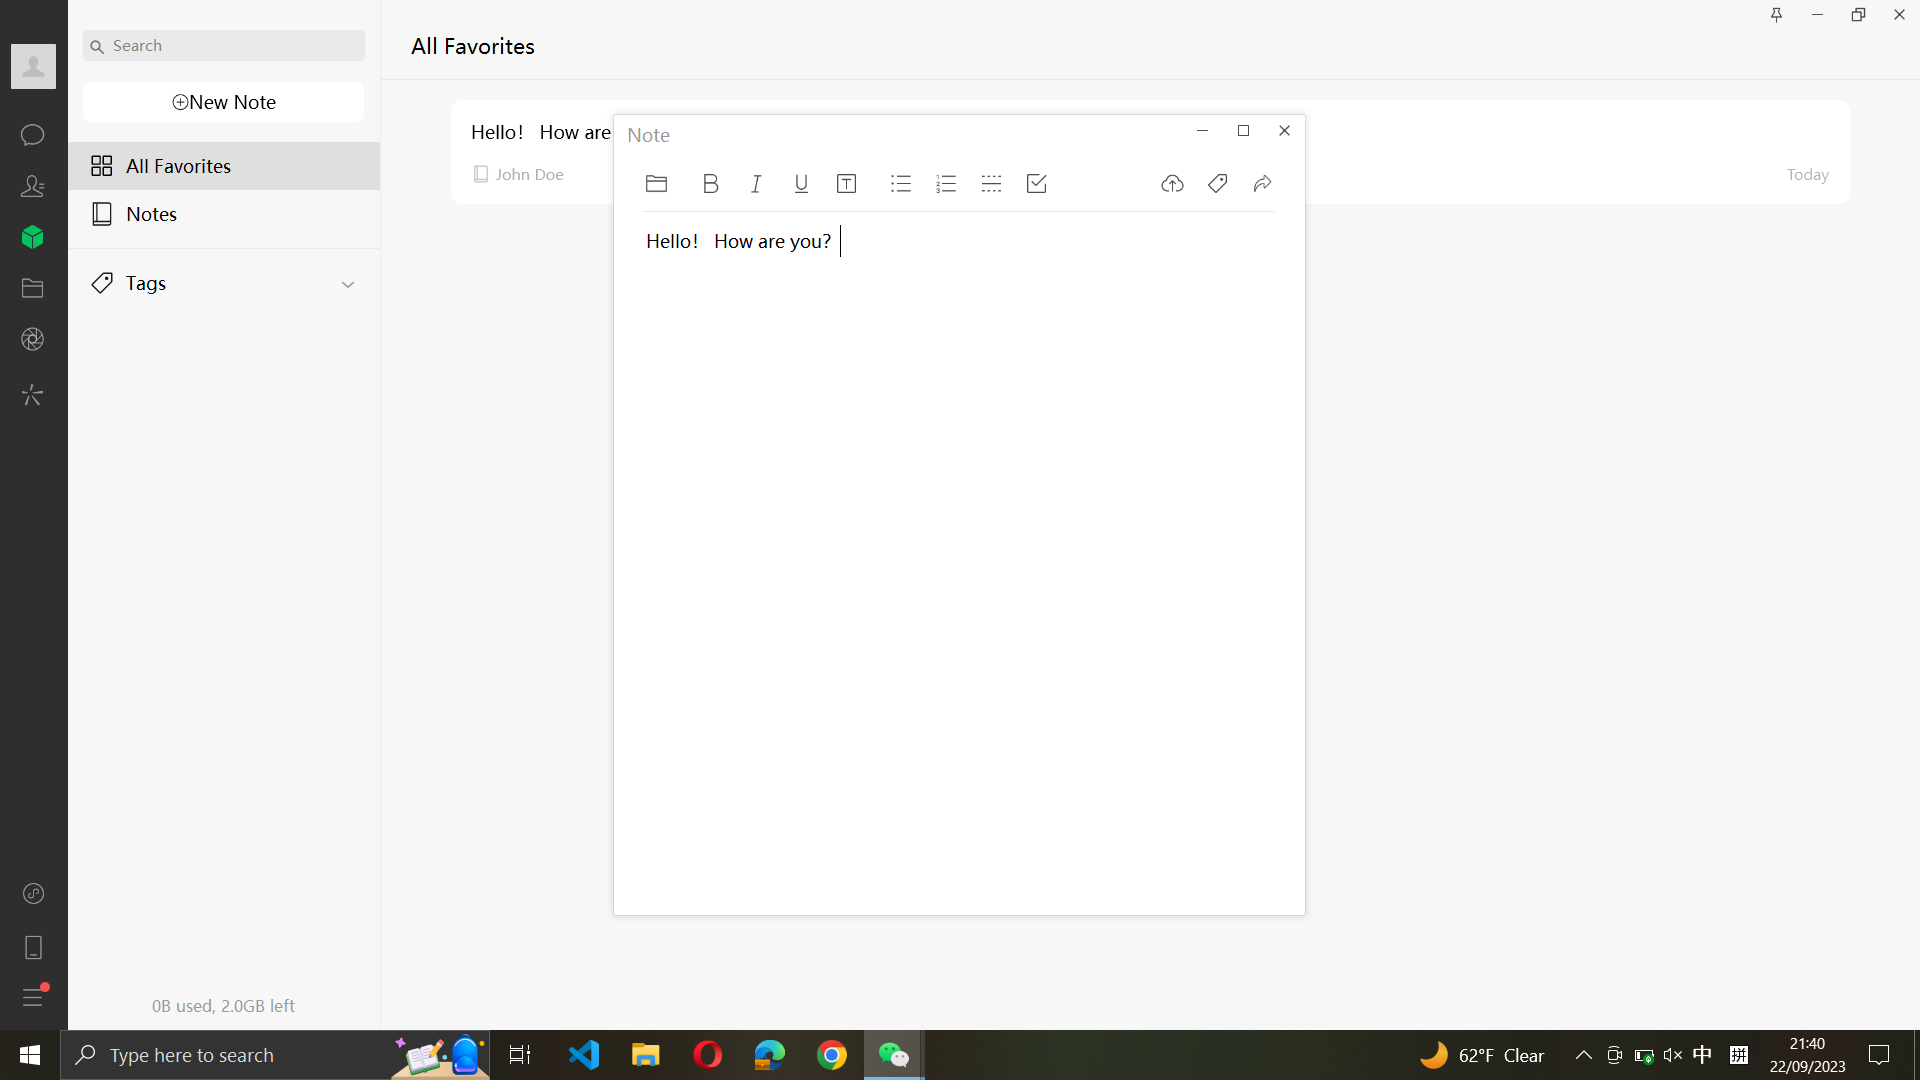 Image resolution: width=1920 pixels, height=1080 pixels. What do you see at coordinates (221, 103) in the screenshot?
I see `Create a new note and write content - "This is a new Note` at bounding box center [221, 103].